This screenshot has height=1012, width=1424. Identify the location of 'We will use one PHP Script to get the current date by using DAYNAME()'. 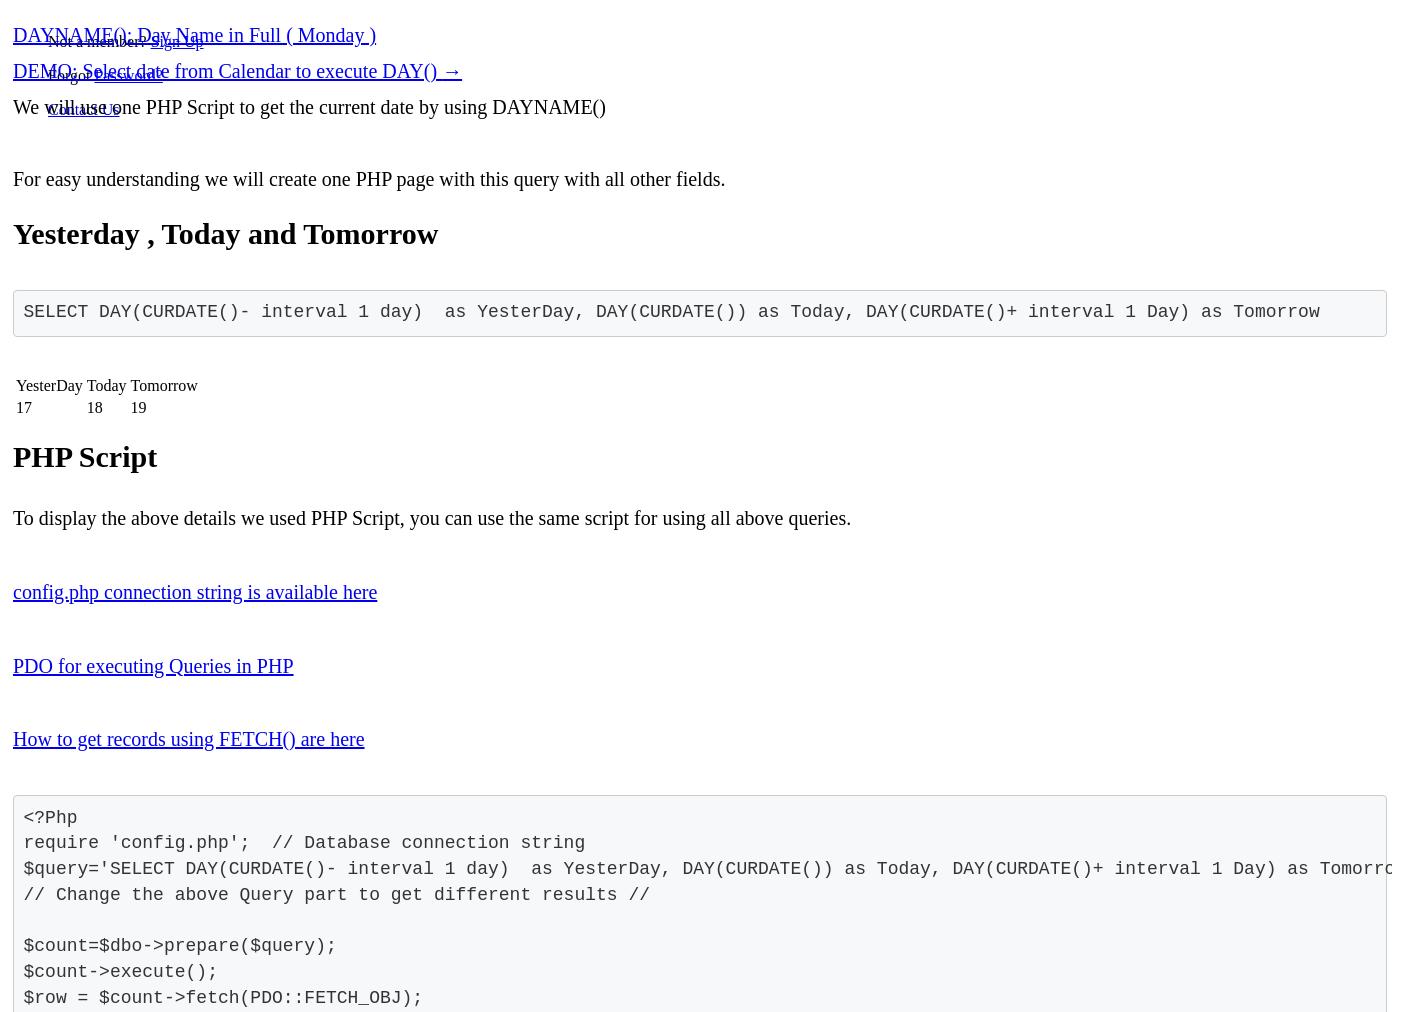
(12, 105).